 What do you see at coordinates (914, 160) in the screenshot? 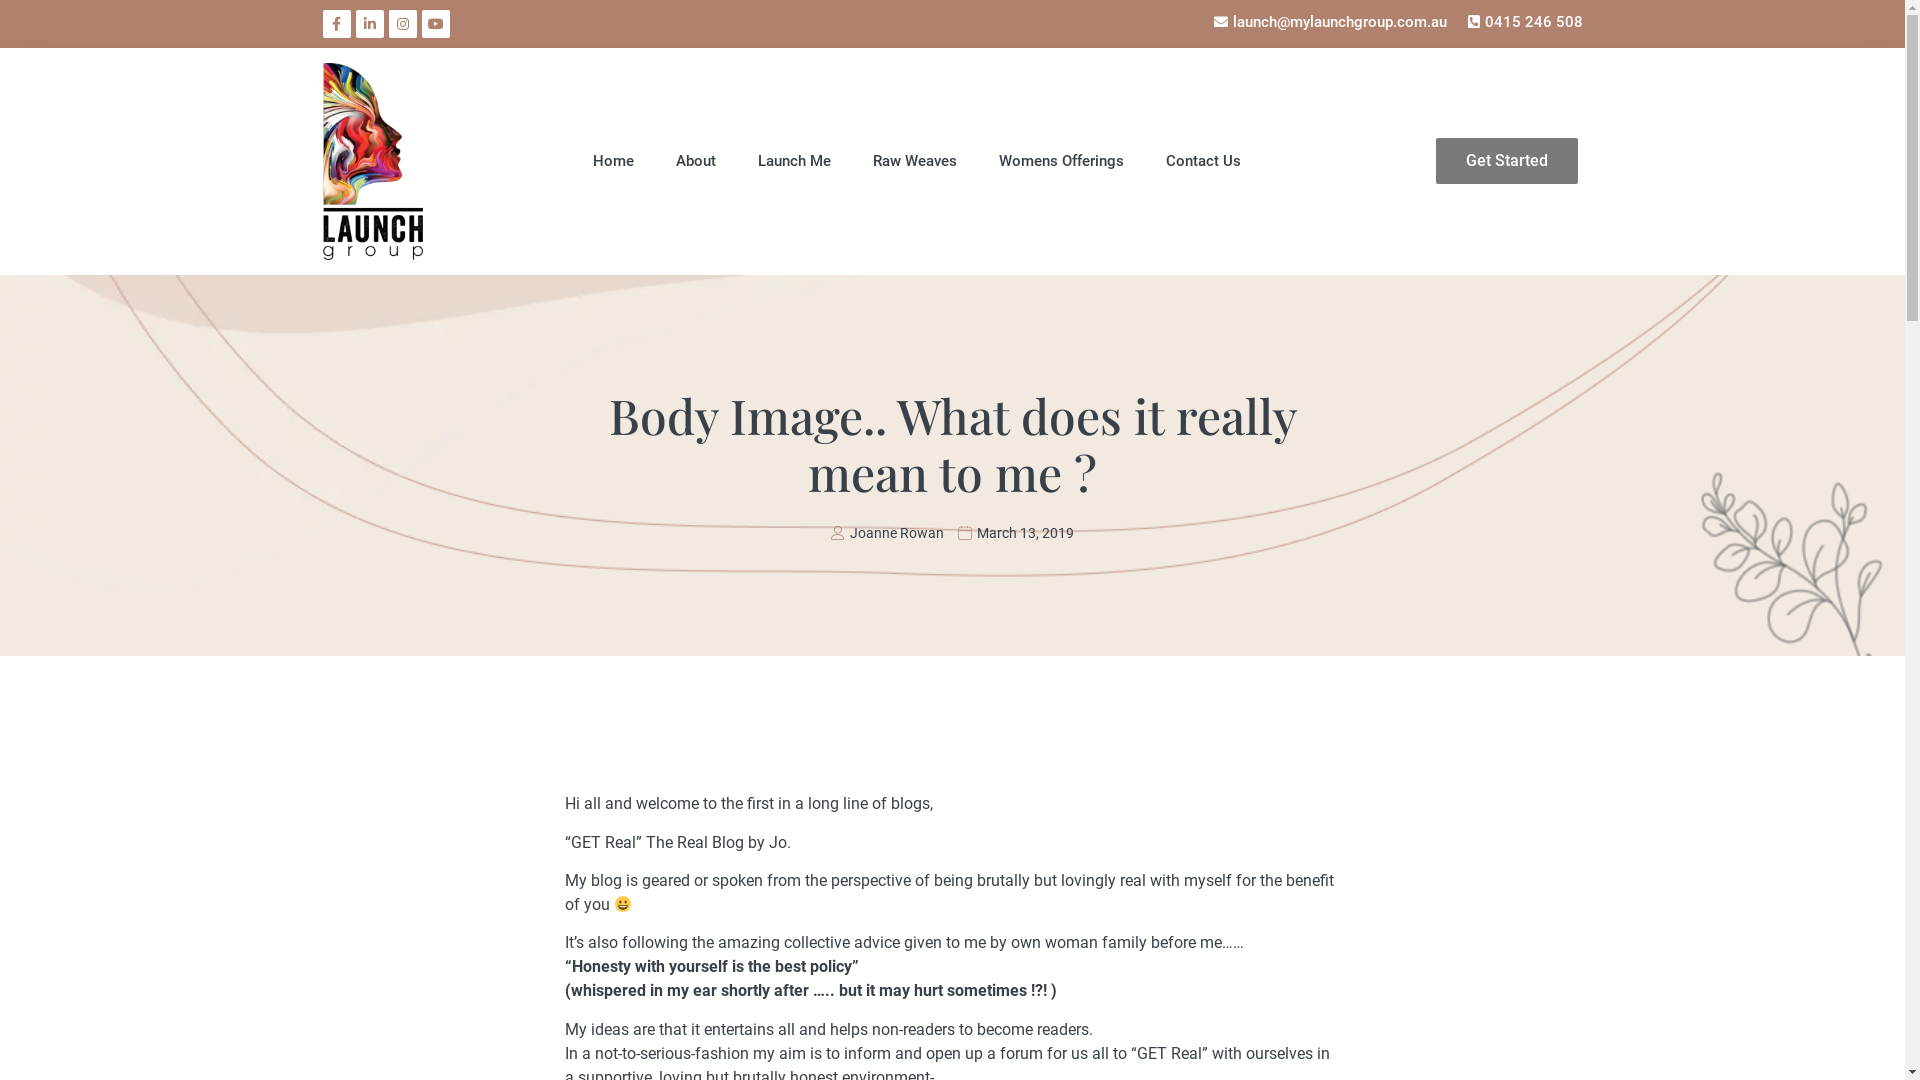
I see `'Raw Weaves'` at bounding box center [914, 160].